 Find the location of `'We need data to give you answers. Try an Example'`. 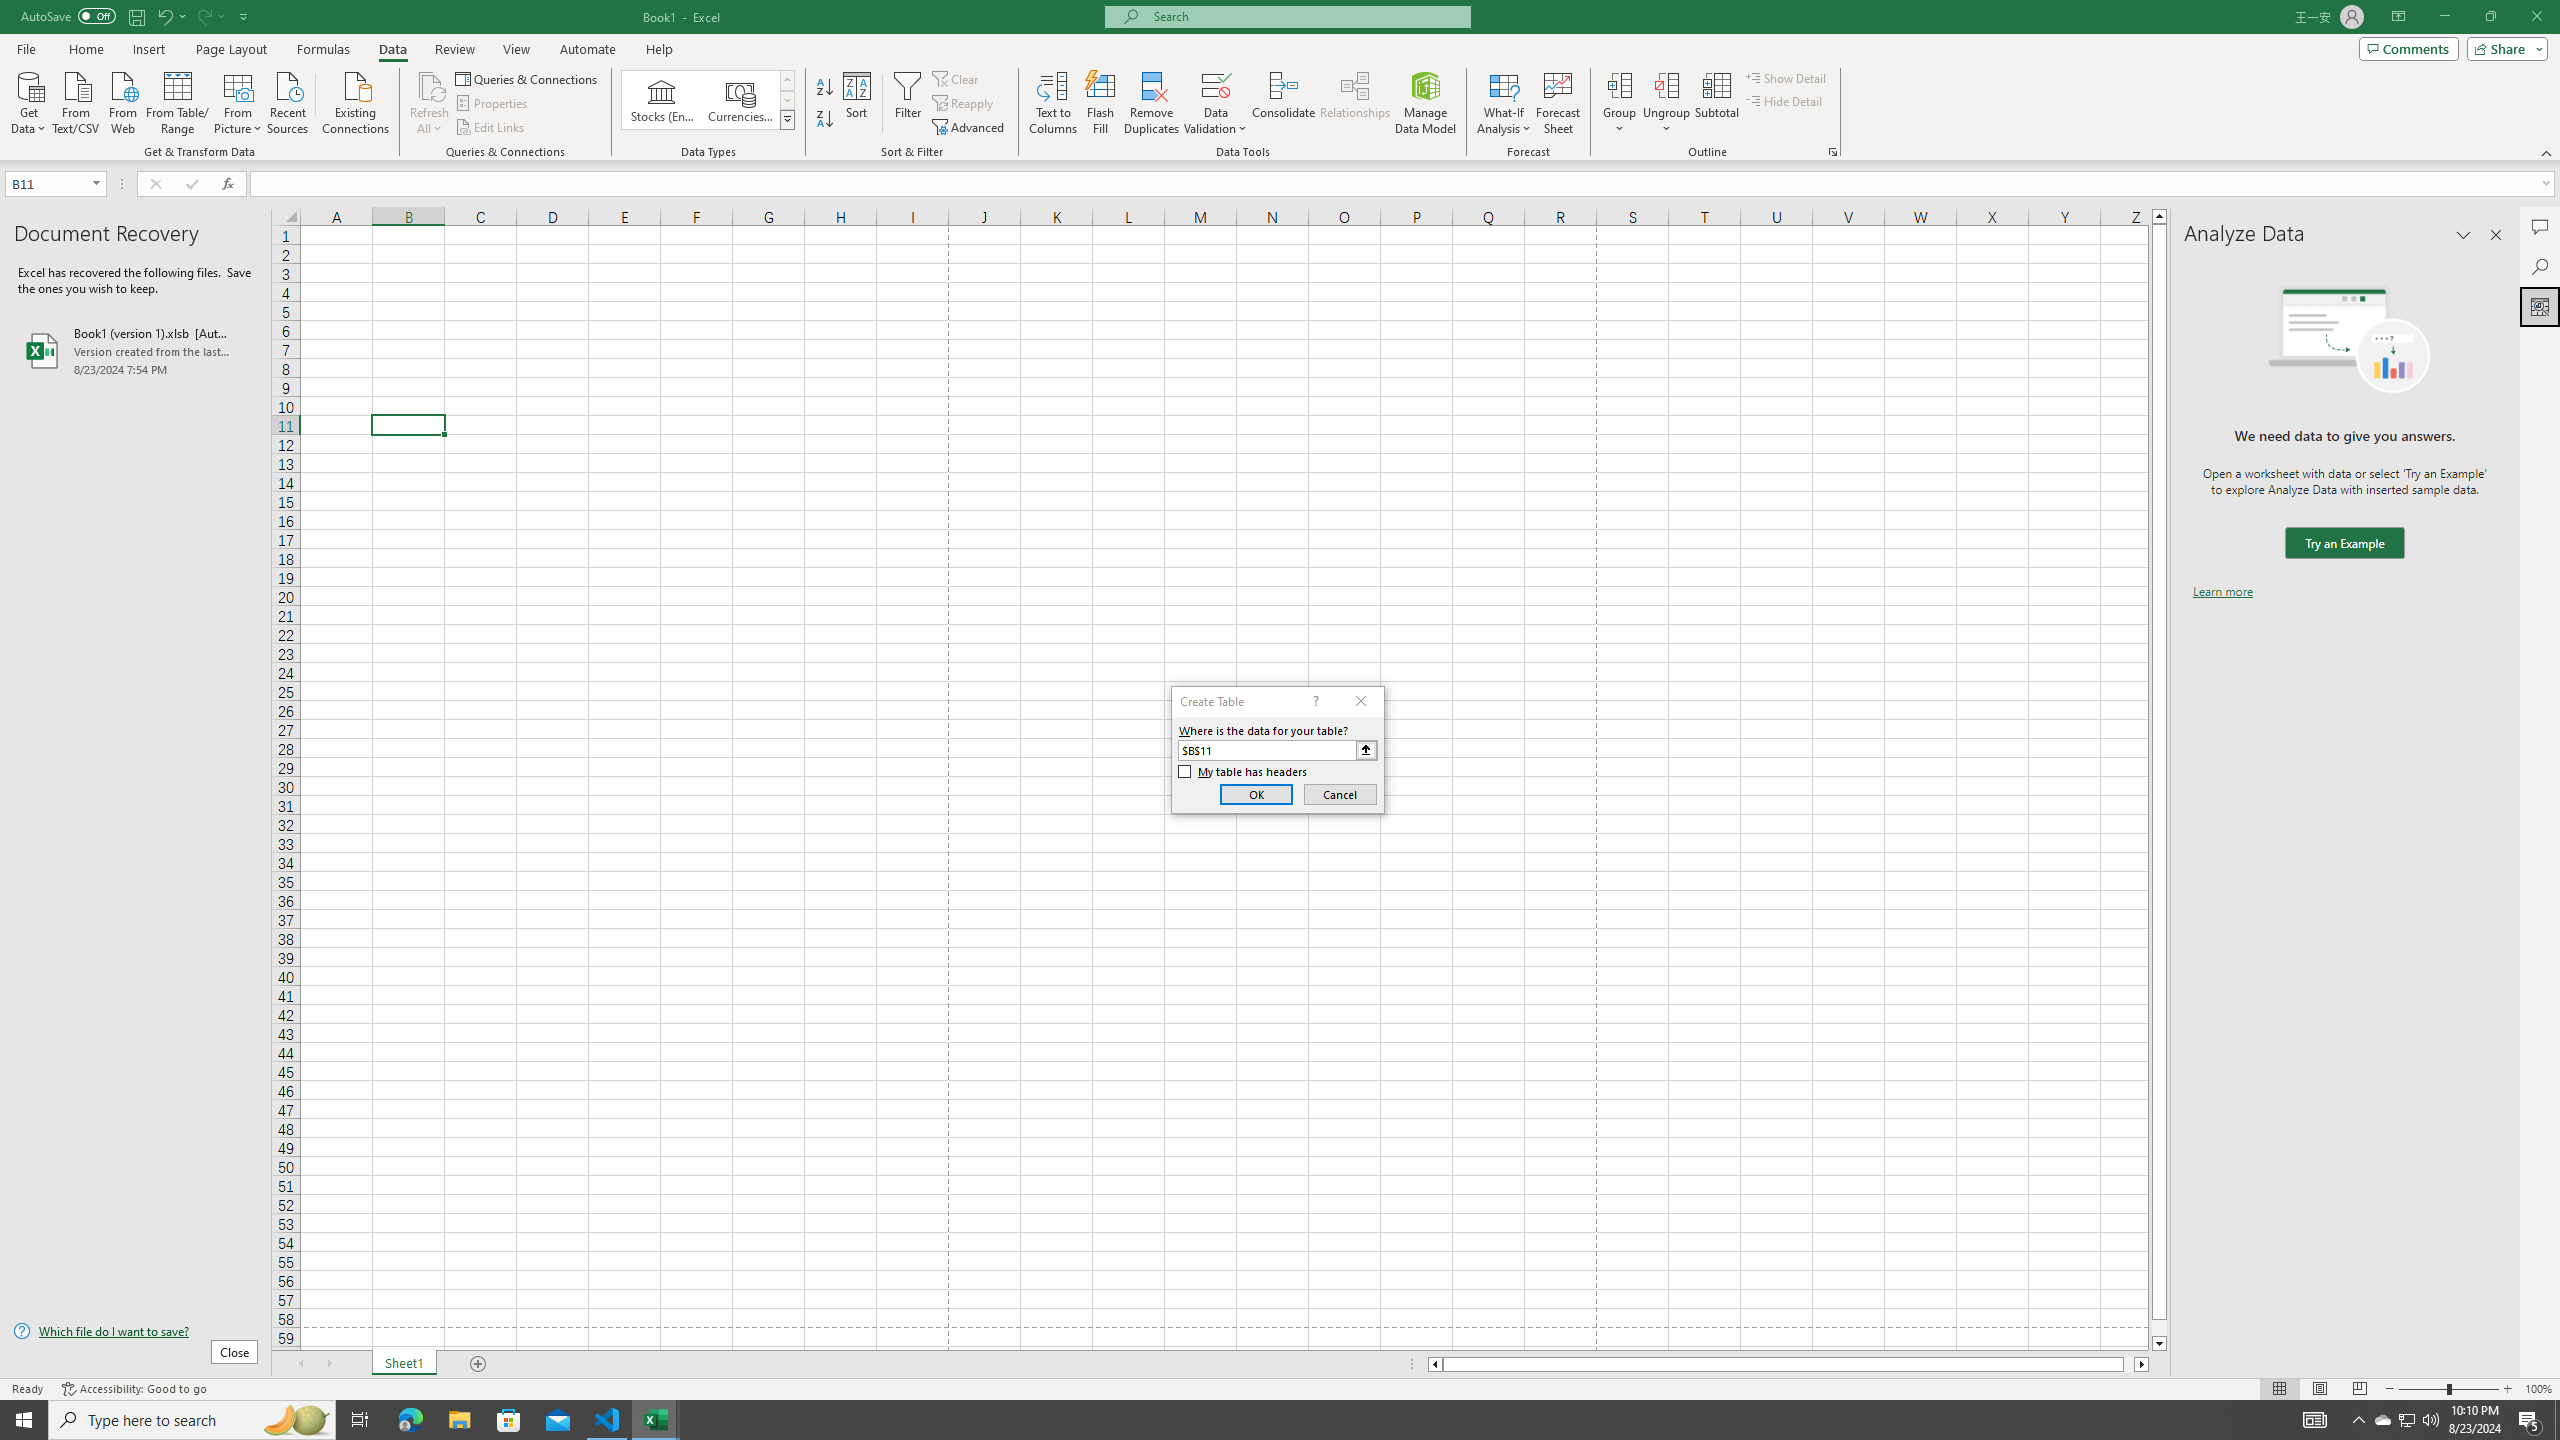

'We need data to give you answers. Try an Example' is located at coordinates (2343, 543).